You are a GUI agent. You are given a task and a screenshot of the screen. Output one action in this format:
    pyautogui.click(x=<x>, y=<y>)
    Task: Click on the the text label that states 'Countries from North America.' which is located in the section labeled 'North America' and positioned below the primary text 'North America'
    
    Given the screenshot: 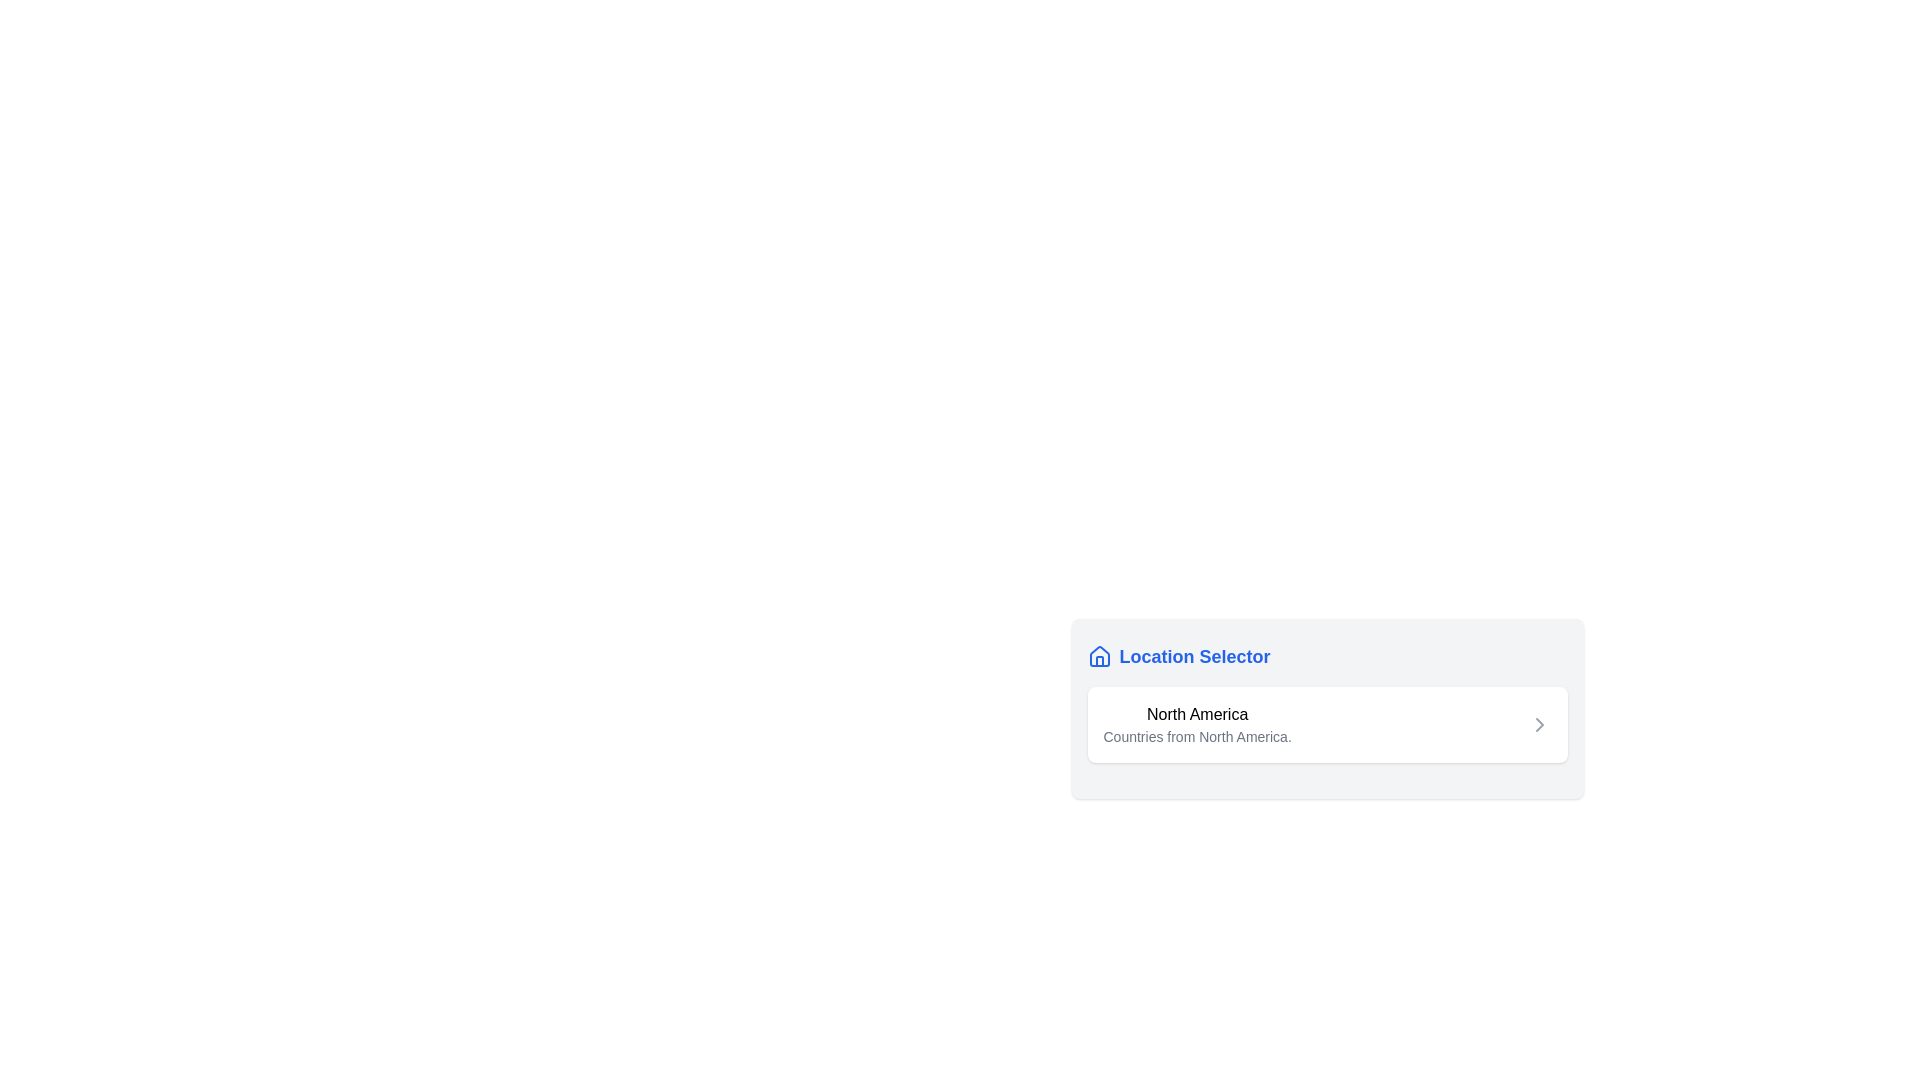 What is the action you would take?
    pyautogui.click(x=1197, y=736)
    